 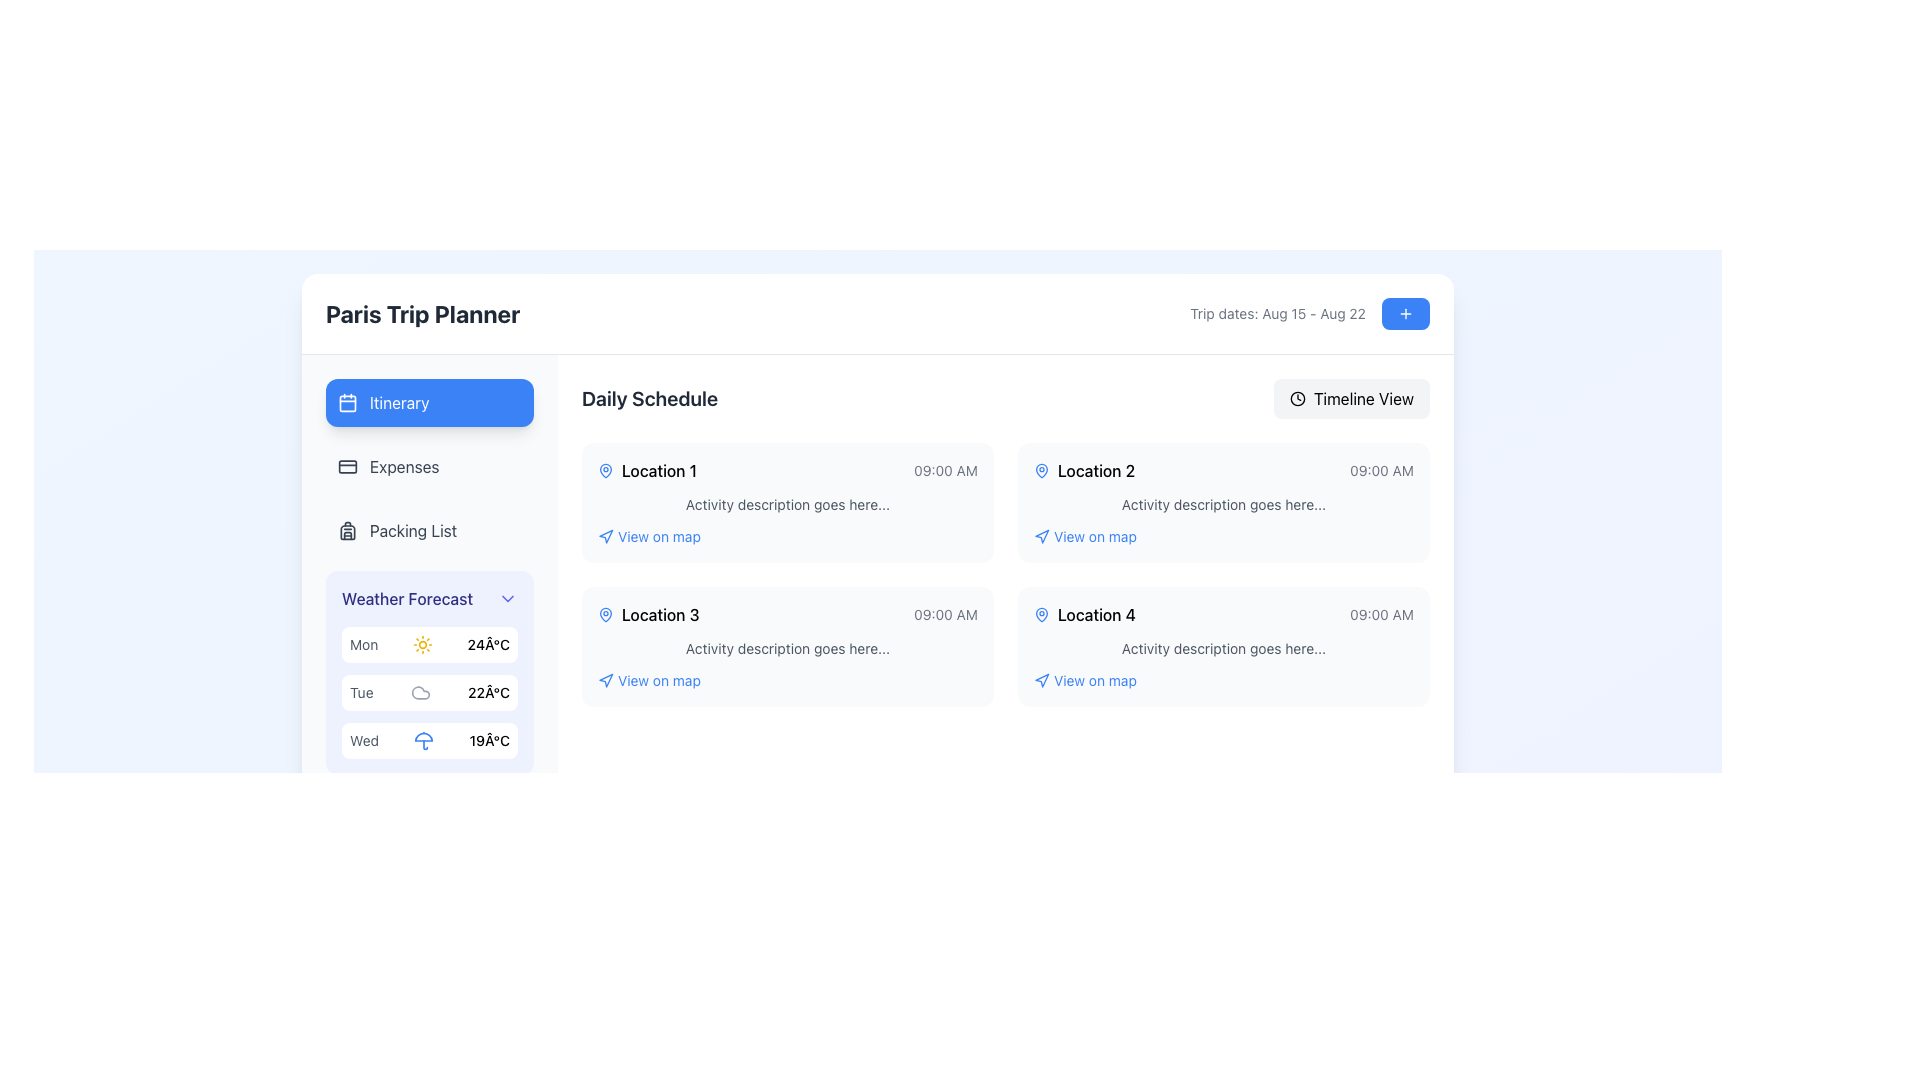 I want to click on the blue map pin icon of the 'Location 1' label, so click(x=647, y=470).